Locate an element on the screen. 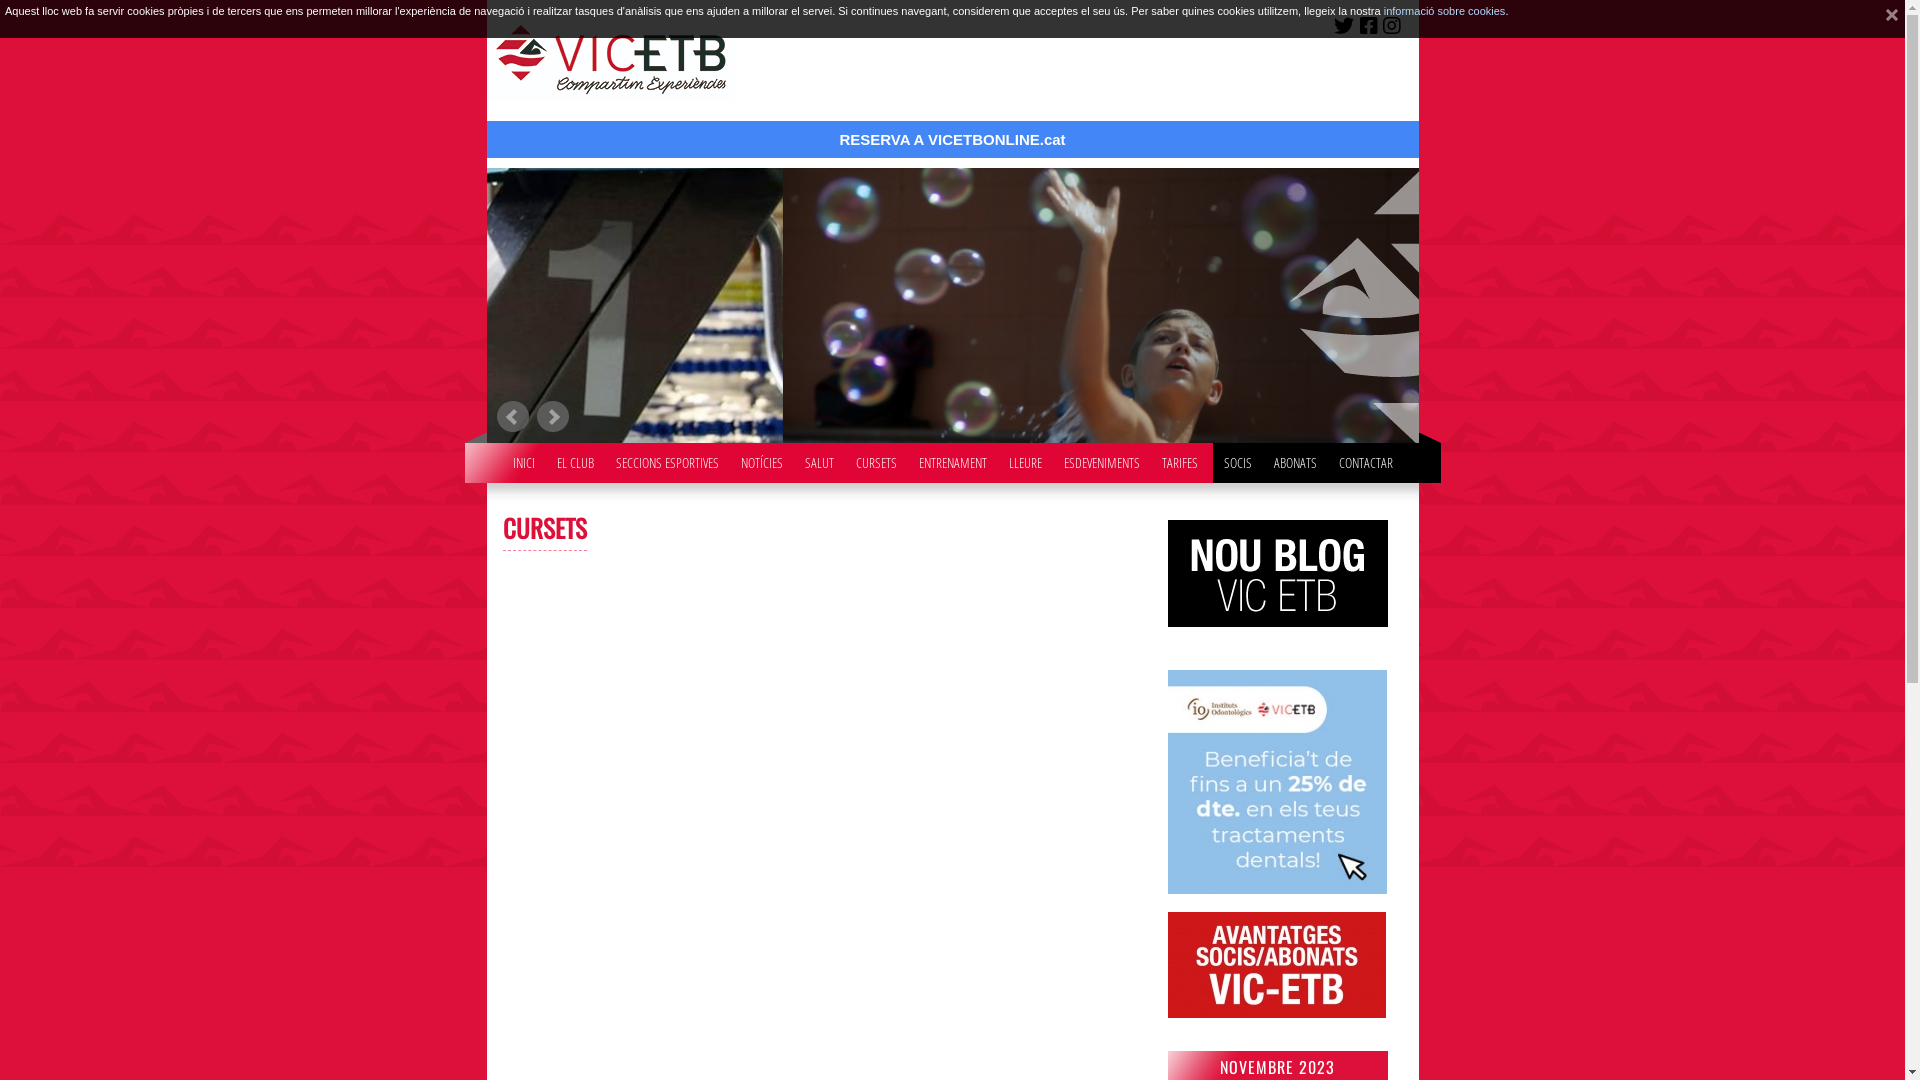 The height and width of the screenshot is (1080, 1920). 'ABONATS' is located at coordinates (1262, 458).